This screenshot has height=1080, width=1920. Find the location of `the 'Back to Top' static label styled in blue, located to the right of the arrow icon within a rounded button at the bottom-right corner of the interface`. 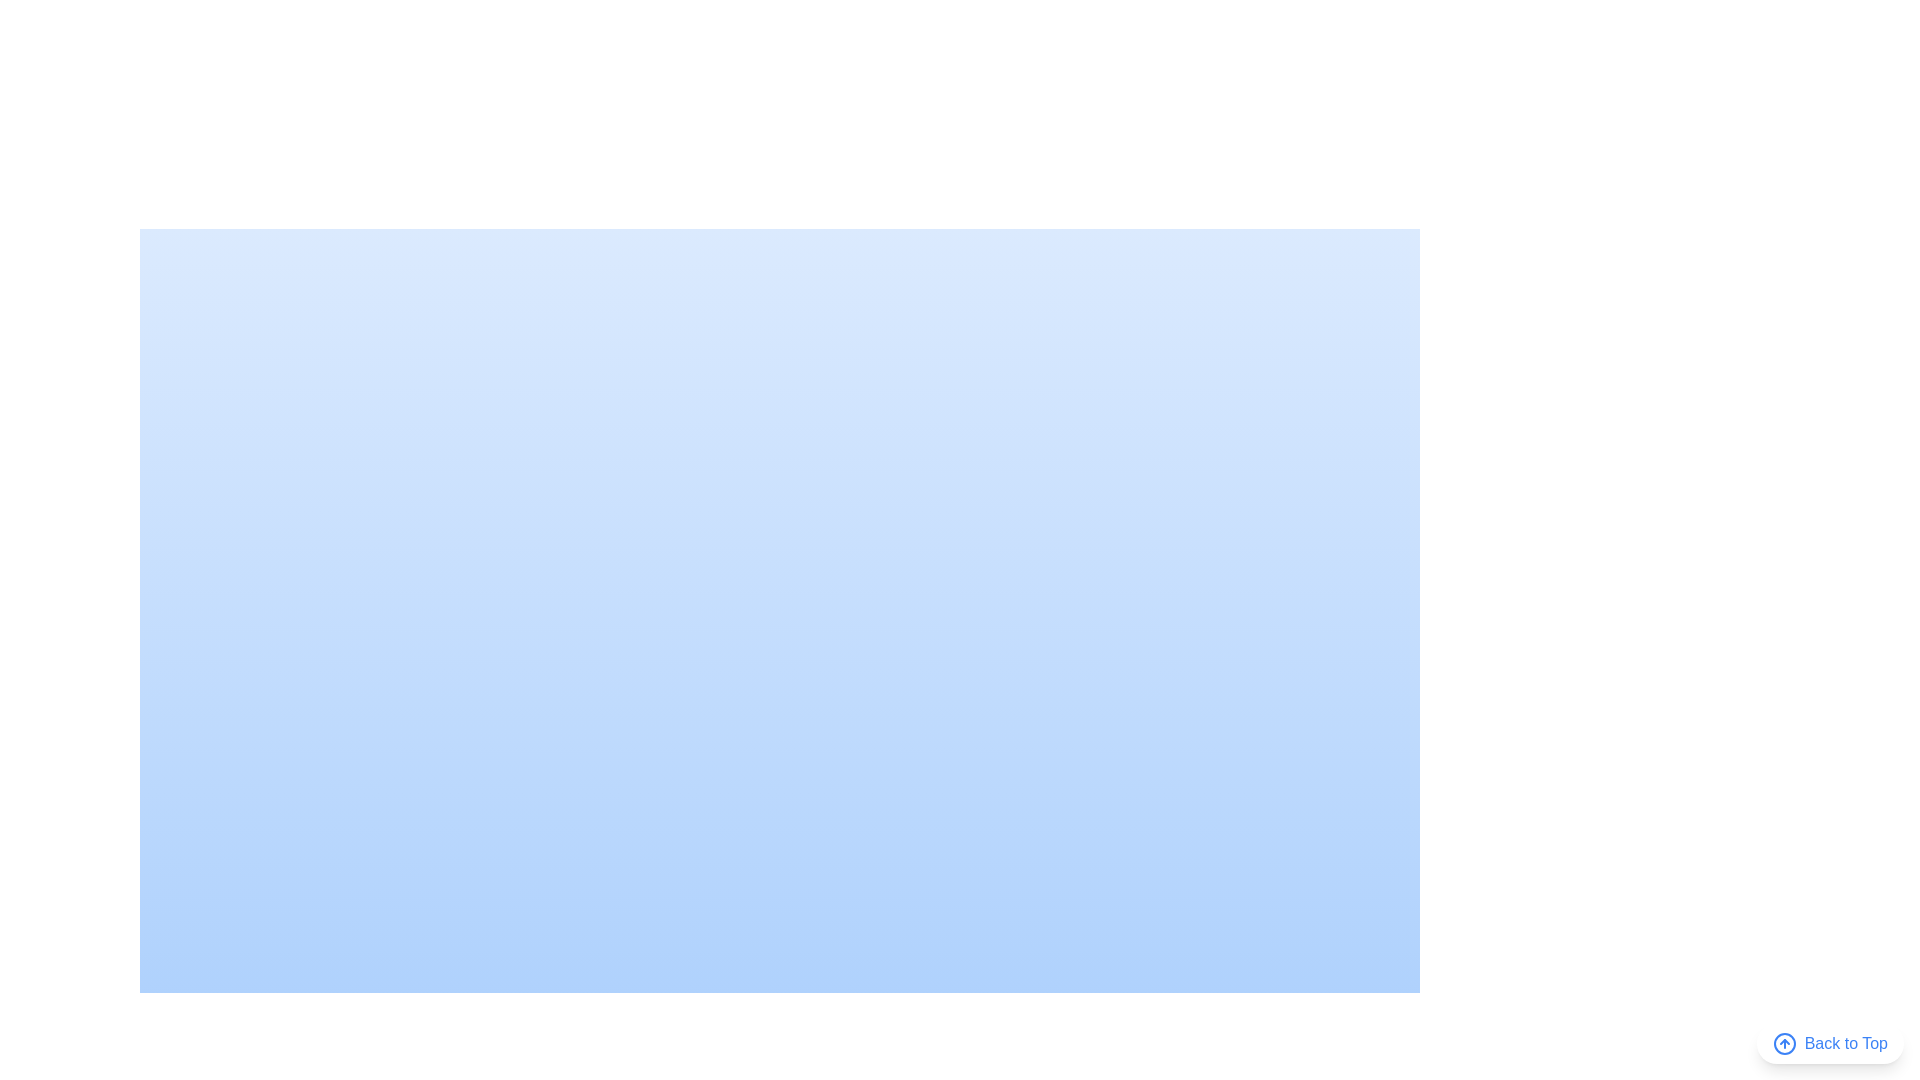

the 'Back to Top' static label styled in blue, located to the right of the arrow icon within a rounded button at the bottom-right corner of the interface is located at coordinates (1845, 1043).